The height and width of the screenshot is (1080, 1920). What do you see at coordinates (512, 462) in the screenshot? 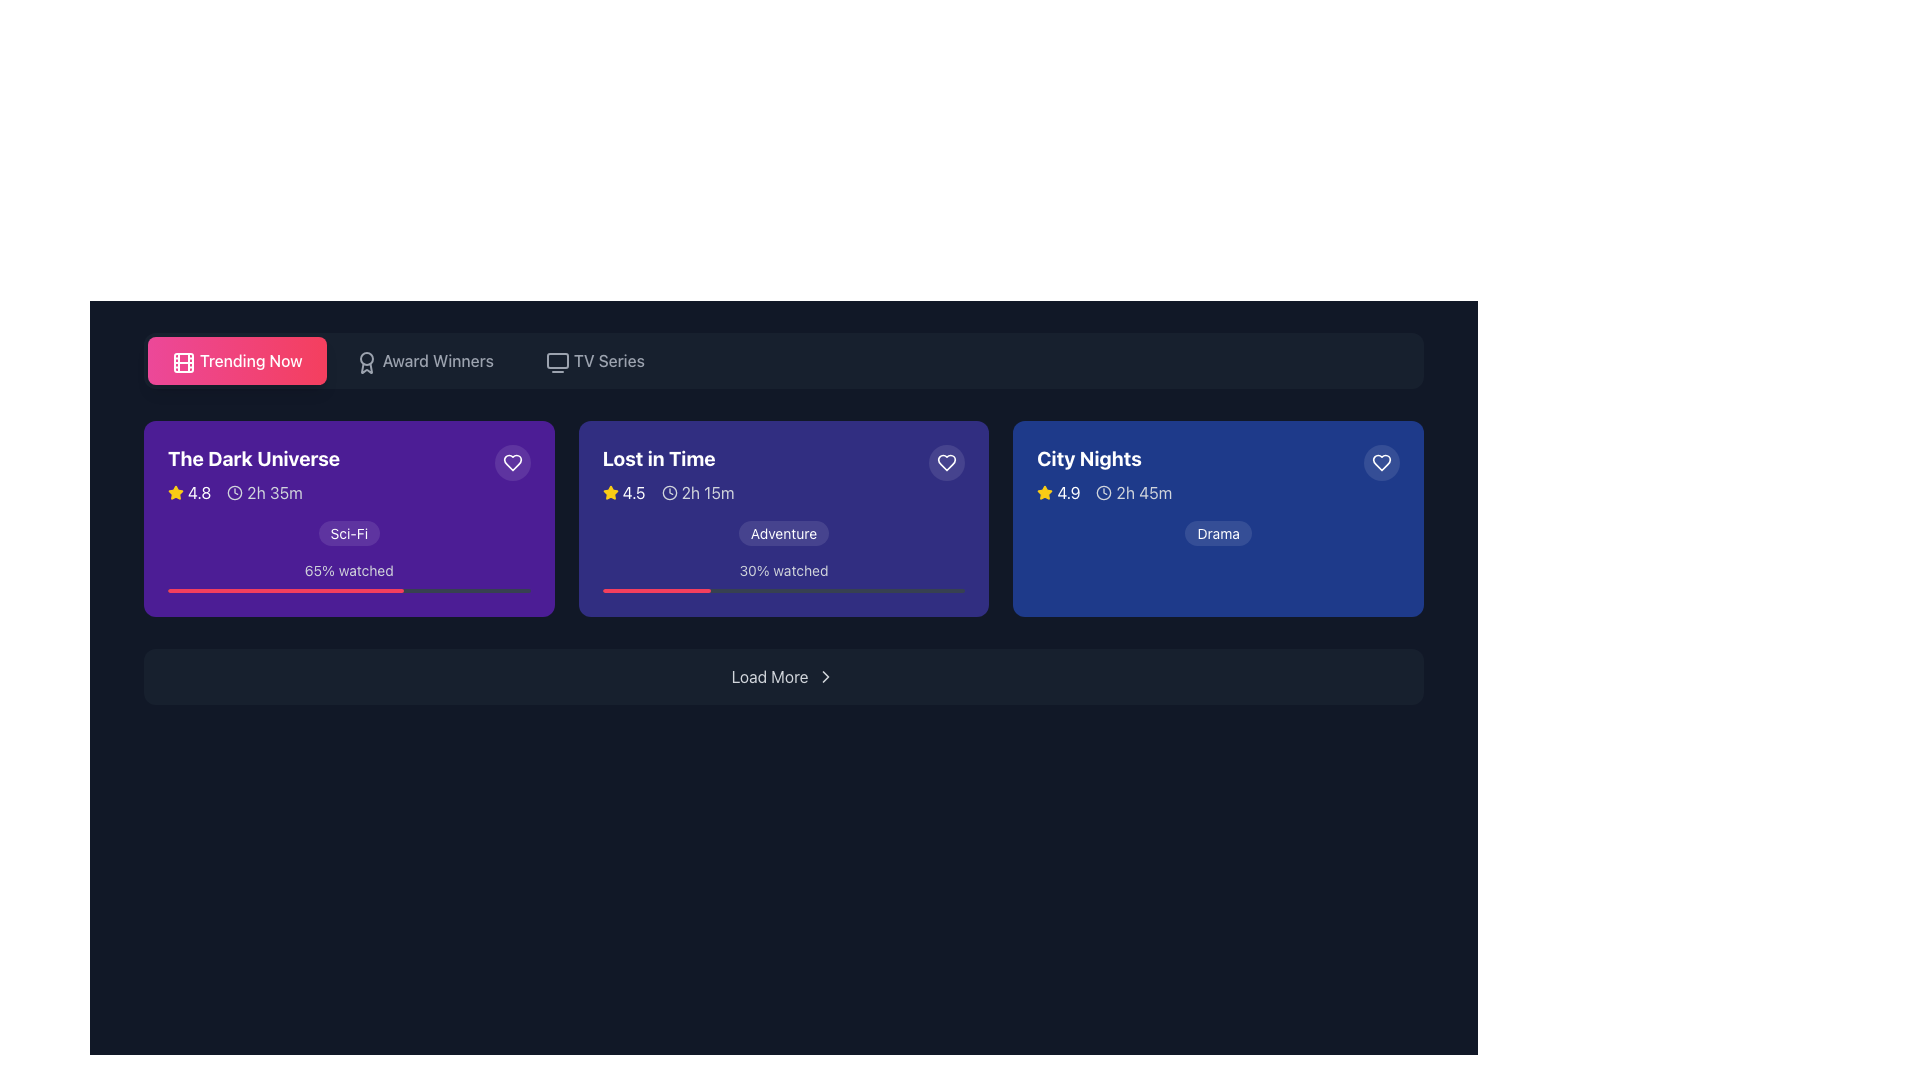
I see `the heart icon button located at the top-right corner of the first content card, which features a thin white stroke and rounded corners` at bounding box center [512, 462].